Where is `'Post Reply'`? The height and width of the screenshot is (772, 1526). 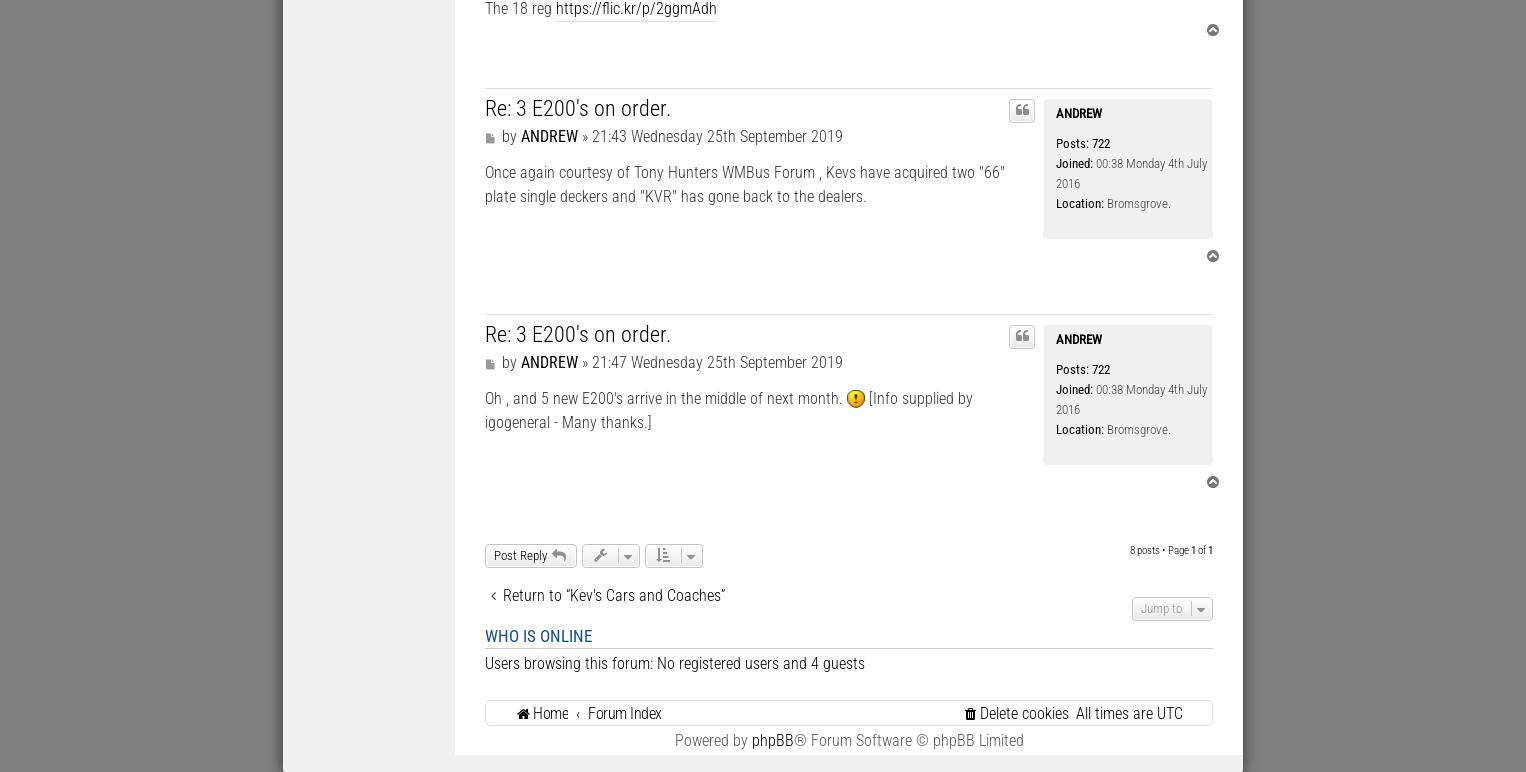 'Post Reply' is located at coordinates (520, 553).